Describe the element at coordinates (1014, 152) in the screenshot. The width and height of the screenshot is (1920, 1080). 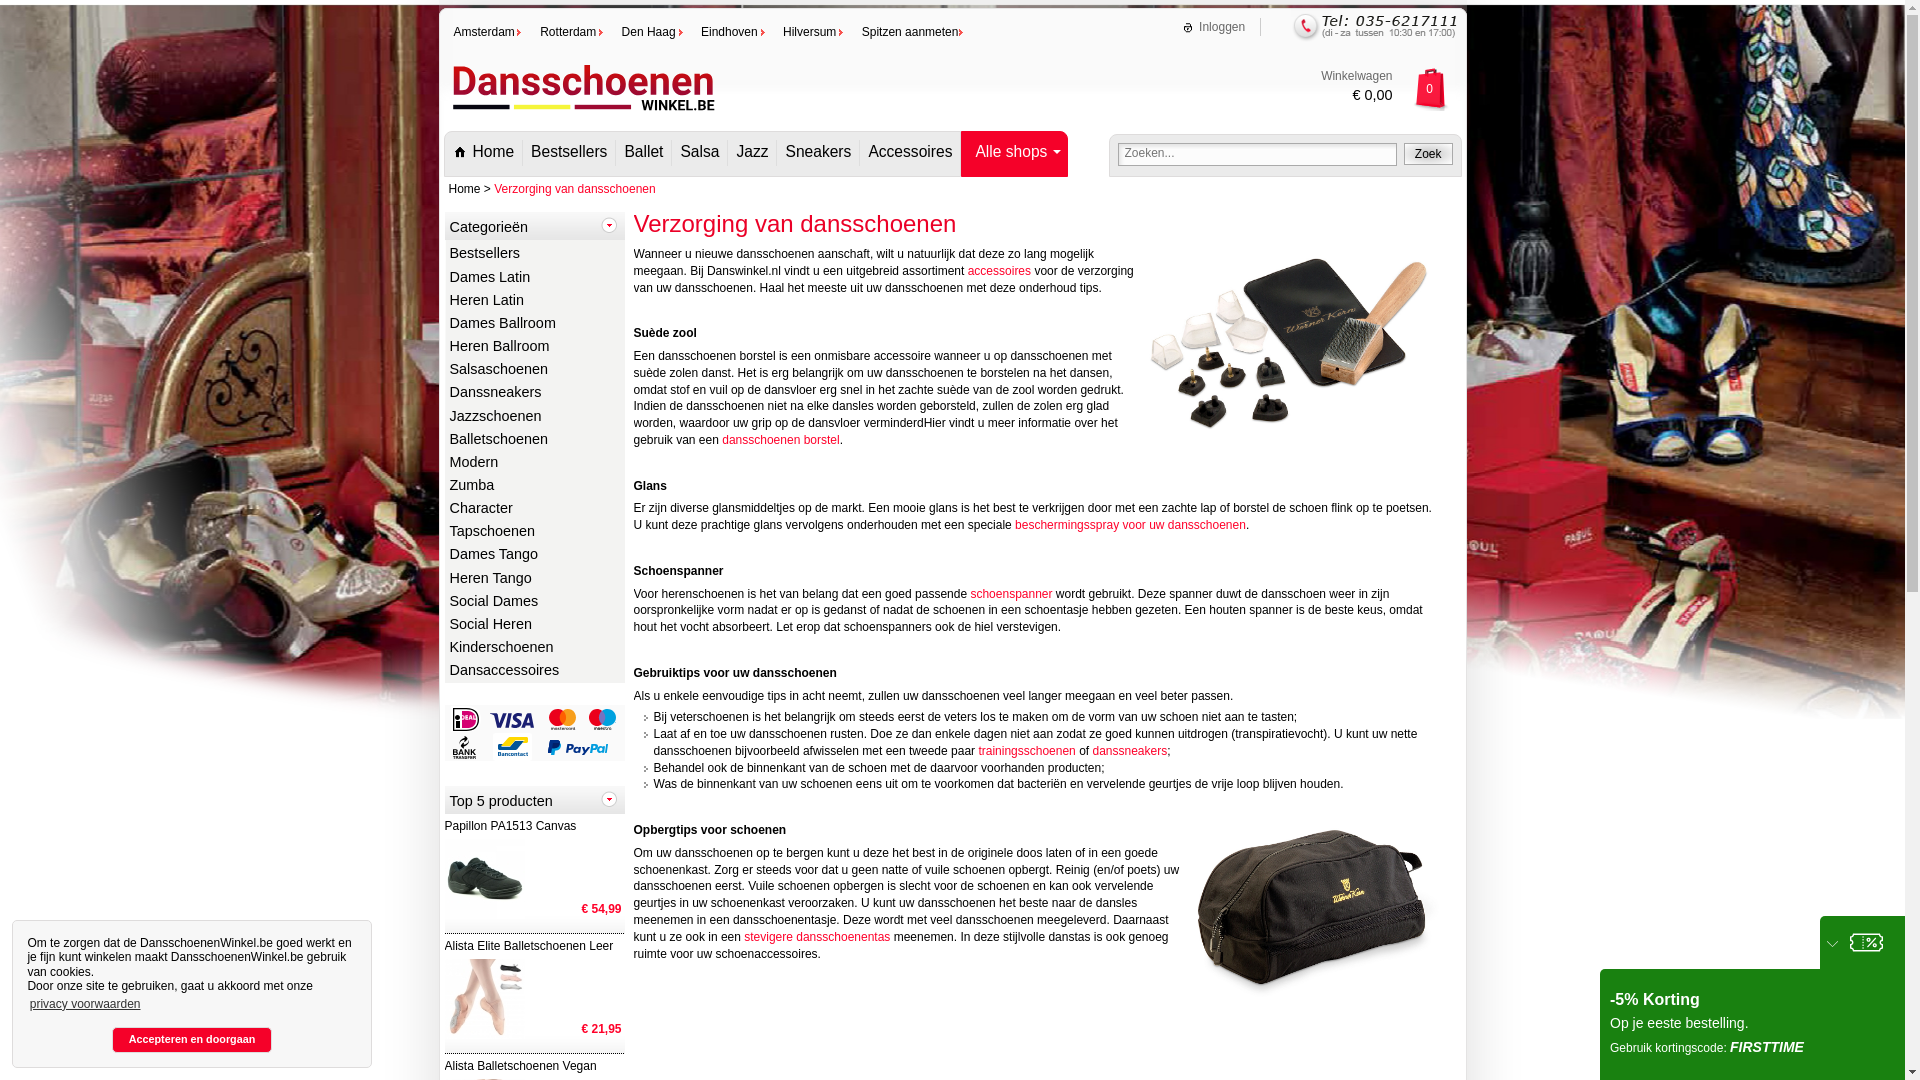
I see `'Alle shops'` at that location.